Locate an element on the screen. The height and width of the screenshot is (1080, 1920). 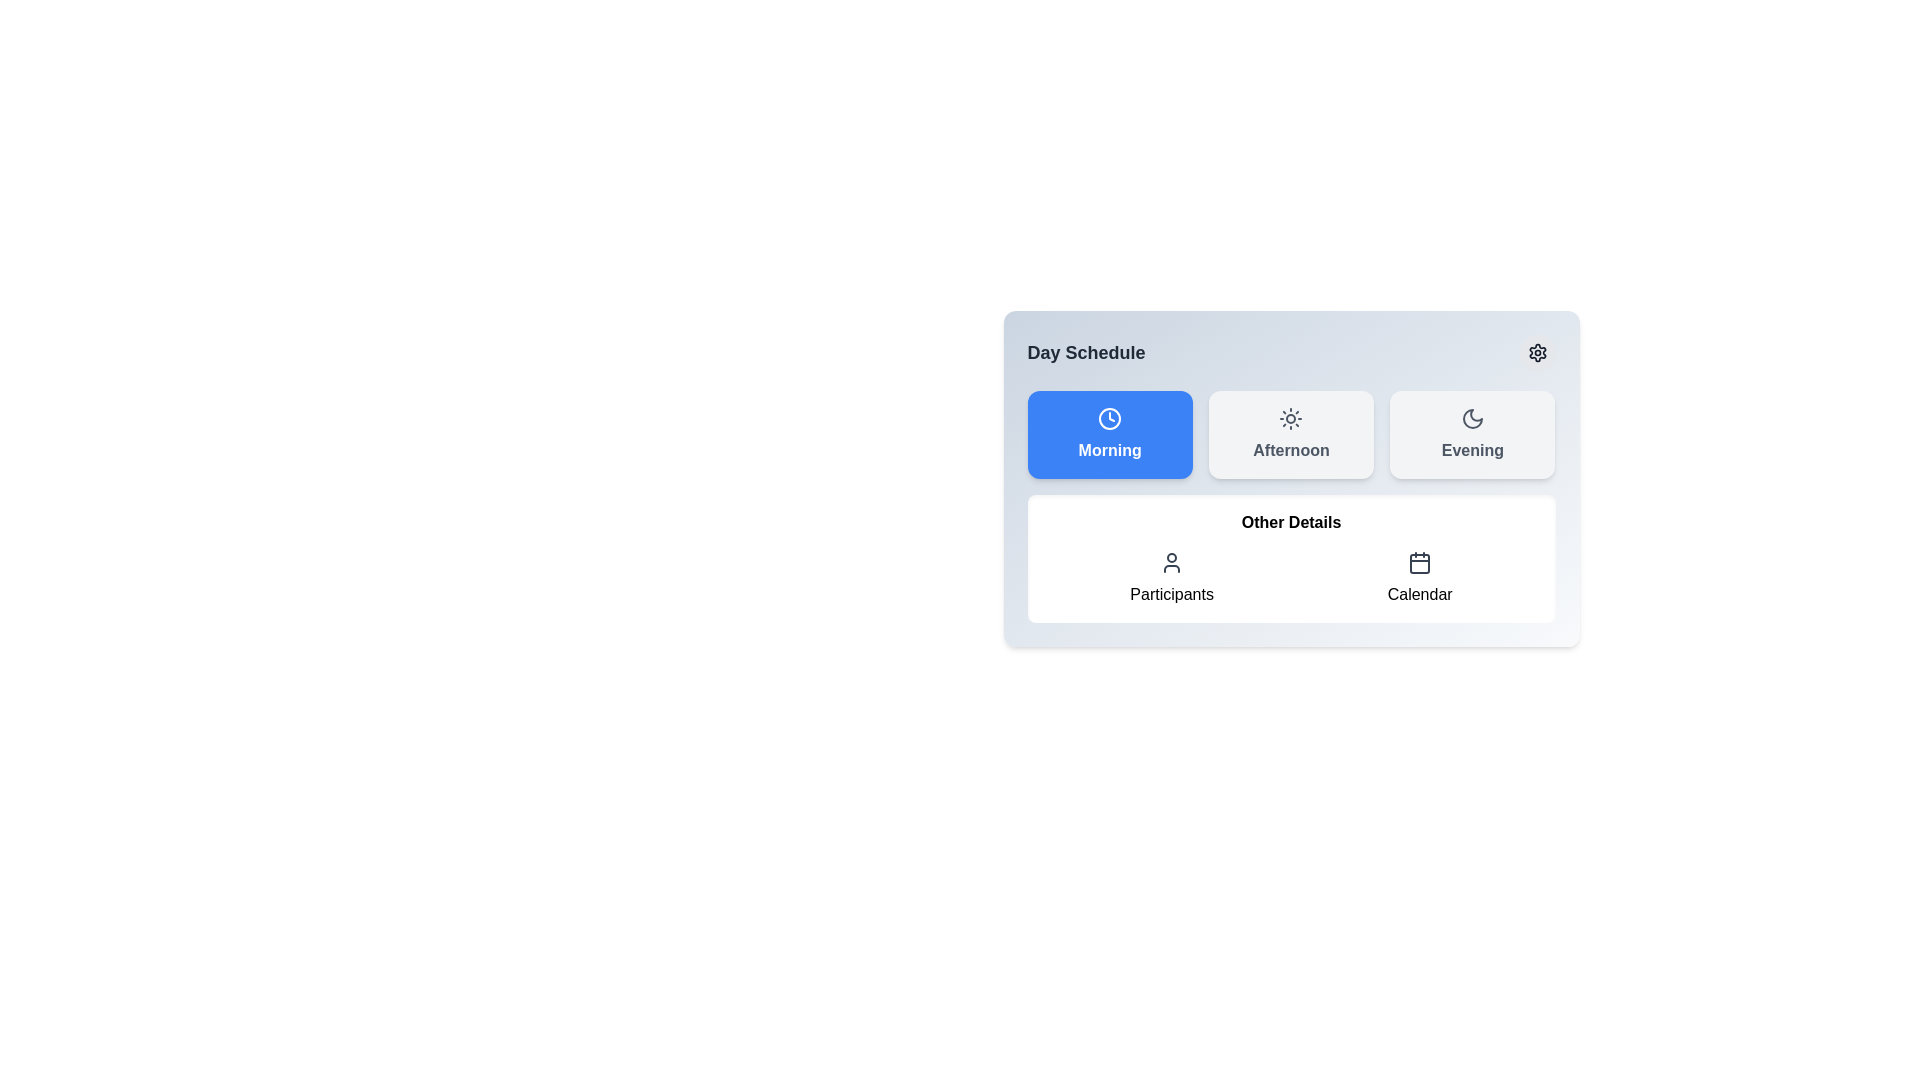
the user profile silhouette SVG icon located above the 'Participants' text label in the 'Other Details' section is located at coordinates (1172, 563).